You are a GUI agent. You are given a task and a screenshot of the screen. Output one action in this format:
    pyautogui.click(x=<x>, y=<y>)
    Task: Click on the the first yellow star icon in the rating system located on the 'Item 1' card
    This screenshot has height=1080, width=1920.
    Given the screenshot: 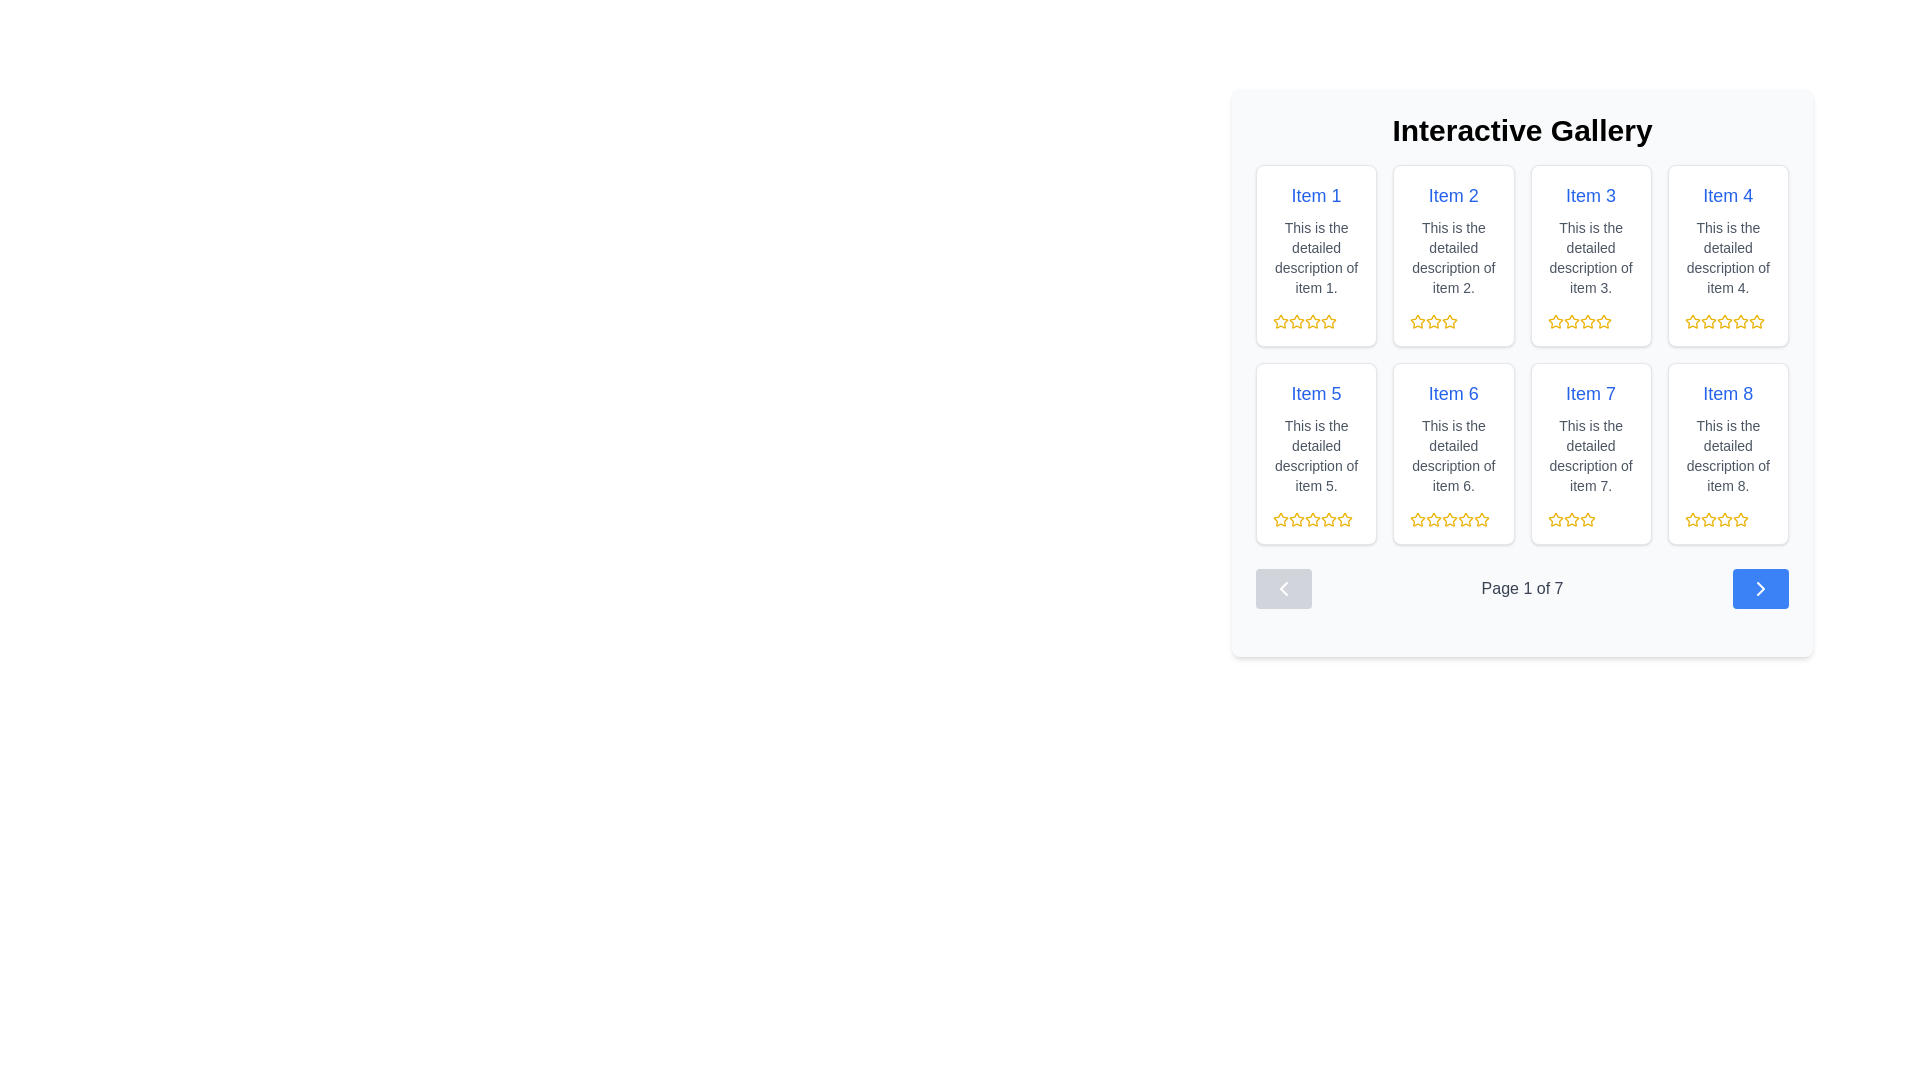 What is the action you would take?
    pyautogui.click(x=1281, y=320)
    